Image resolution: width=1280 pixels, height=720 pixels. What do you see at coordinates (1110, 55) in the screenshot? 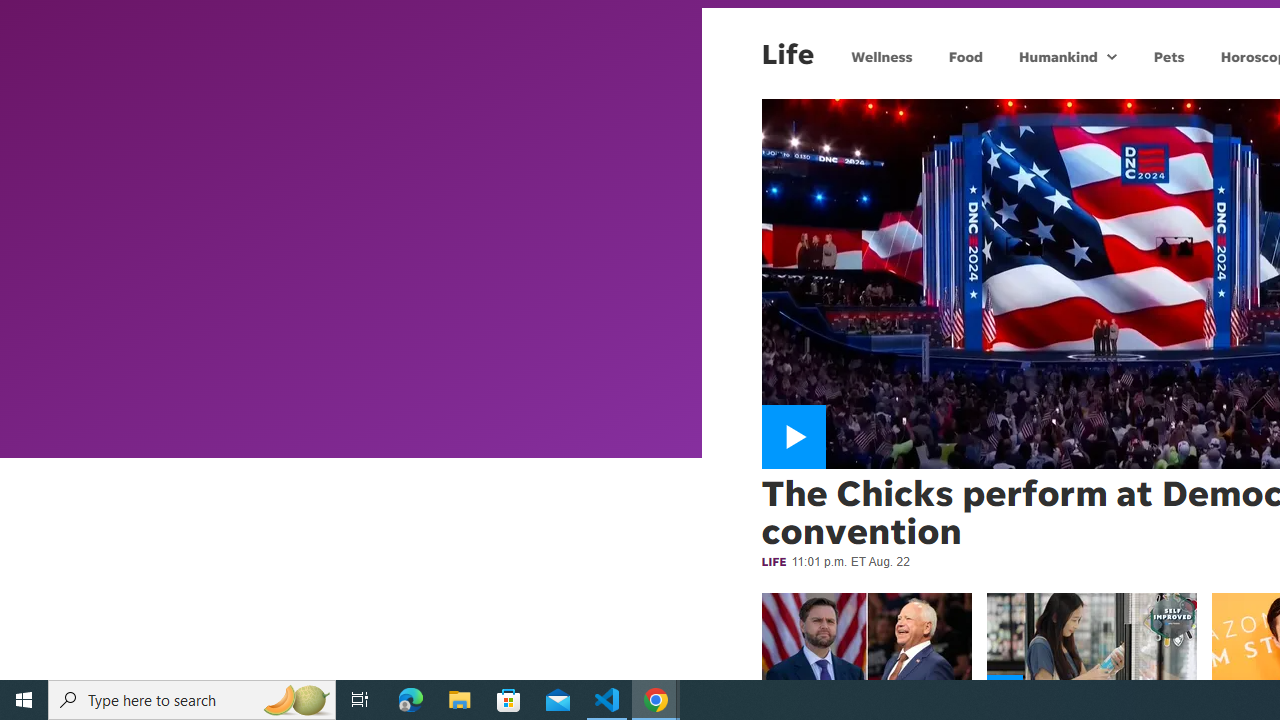
I see `'More Humankind navigation'` at bounding box center [1110, 55].